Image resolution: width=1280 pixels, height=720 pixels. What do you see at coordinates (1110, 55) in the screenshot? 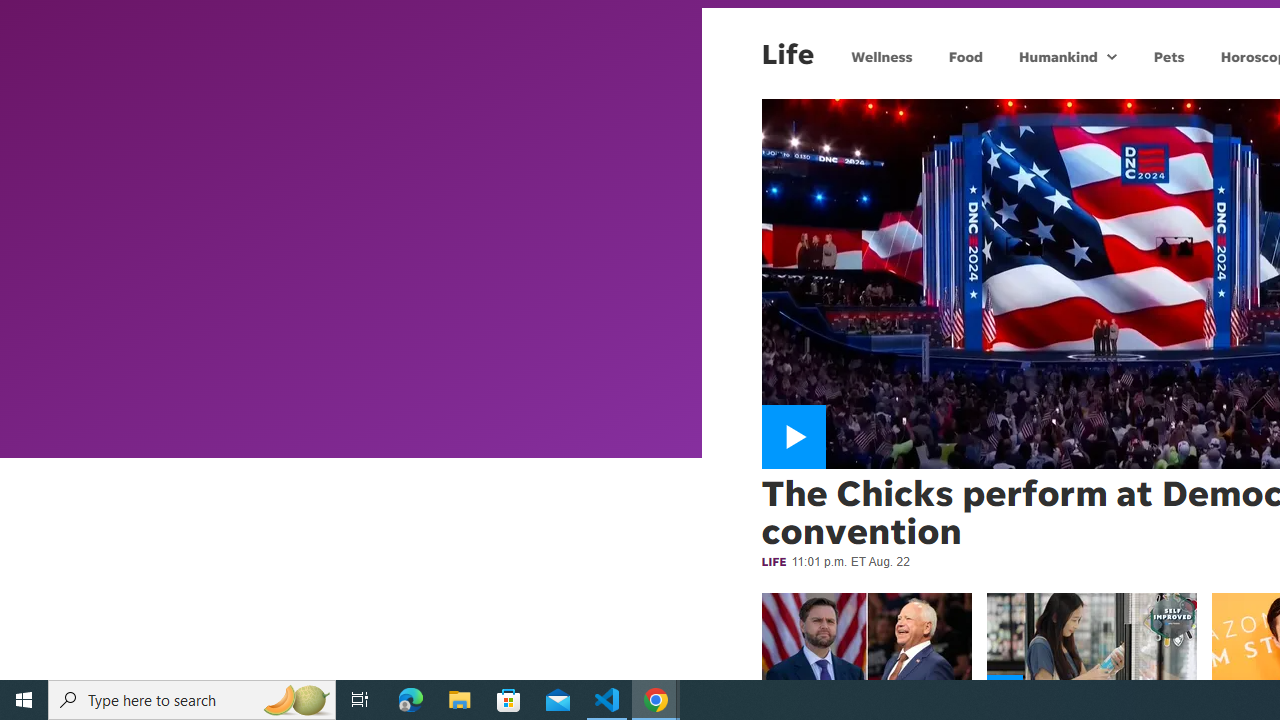
I see `'More Humankind navigation'` at bounding box center [1110, 55].